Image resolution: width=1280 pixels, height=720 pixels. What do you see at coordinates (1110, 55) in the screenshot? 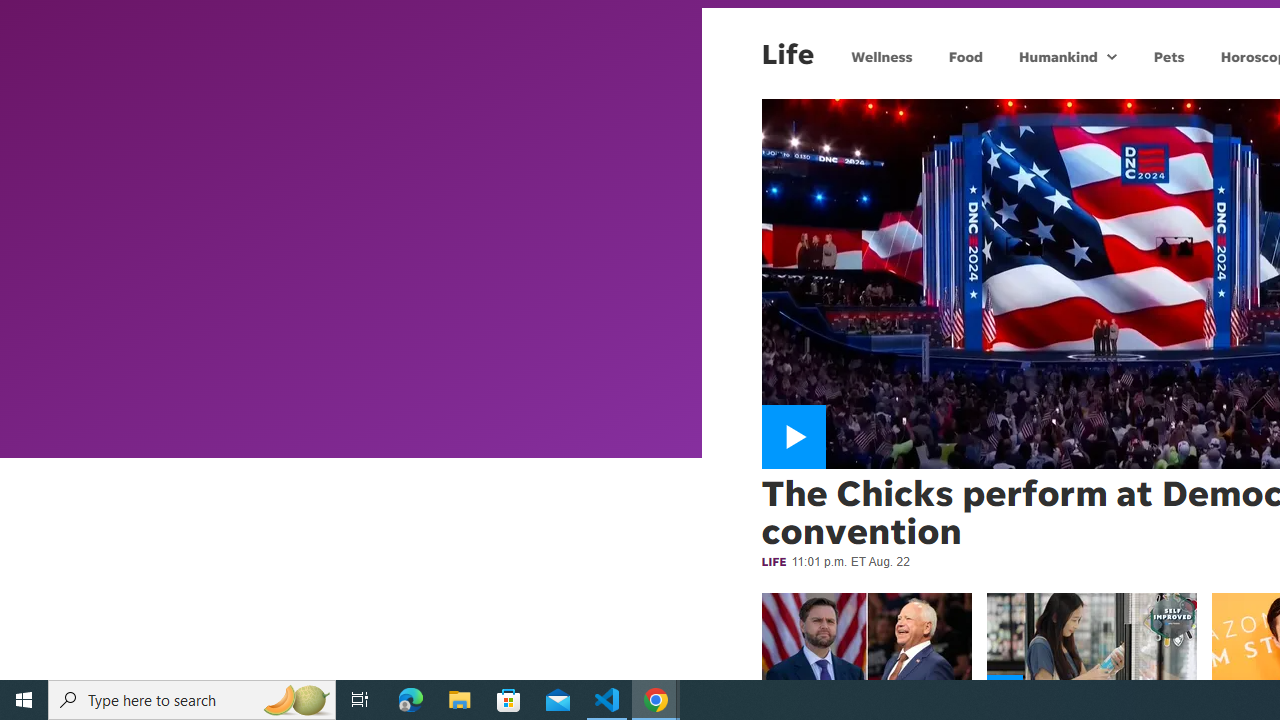
I see `'More Humankind navigation'` at bounding box center [1110, 55].